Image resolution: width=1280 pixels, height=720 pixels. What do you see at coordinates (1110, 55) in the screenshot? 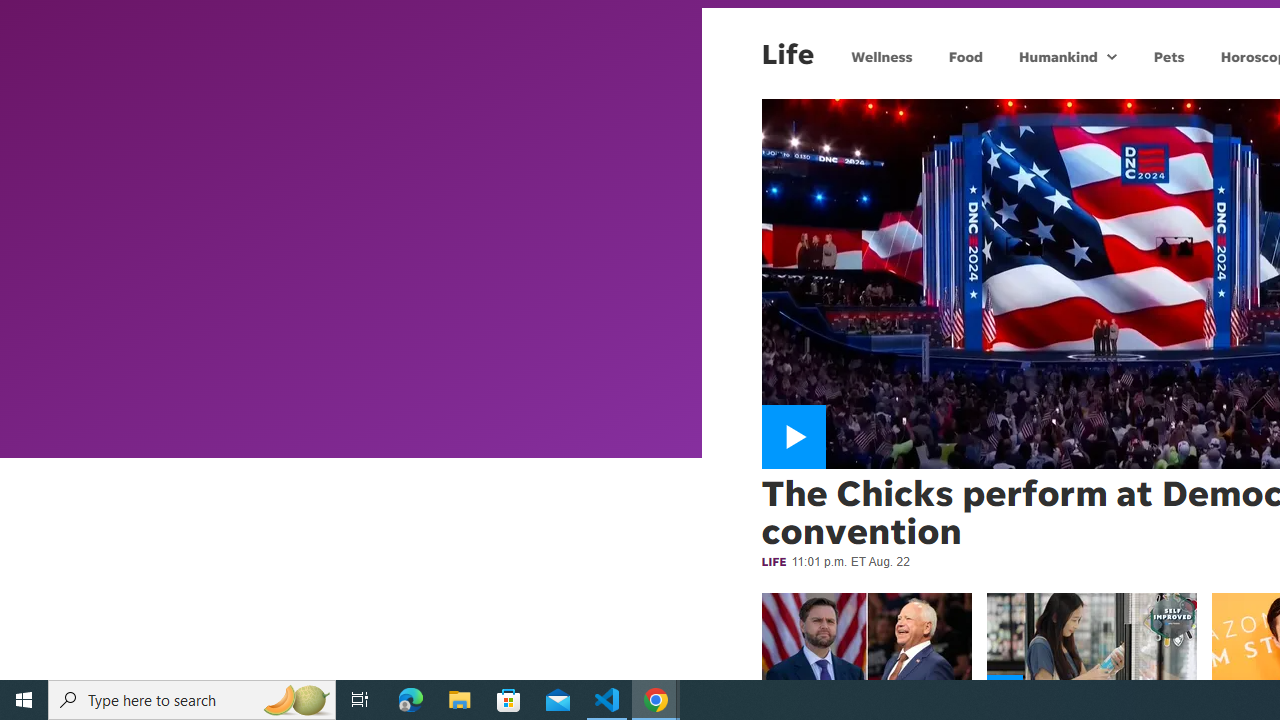
I see `'More Humankind navigation'` at bounding box center [1110, 55].